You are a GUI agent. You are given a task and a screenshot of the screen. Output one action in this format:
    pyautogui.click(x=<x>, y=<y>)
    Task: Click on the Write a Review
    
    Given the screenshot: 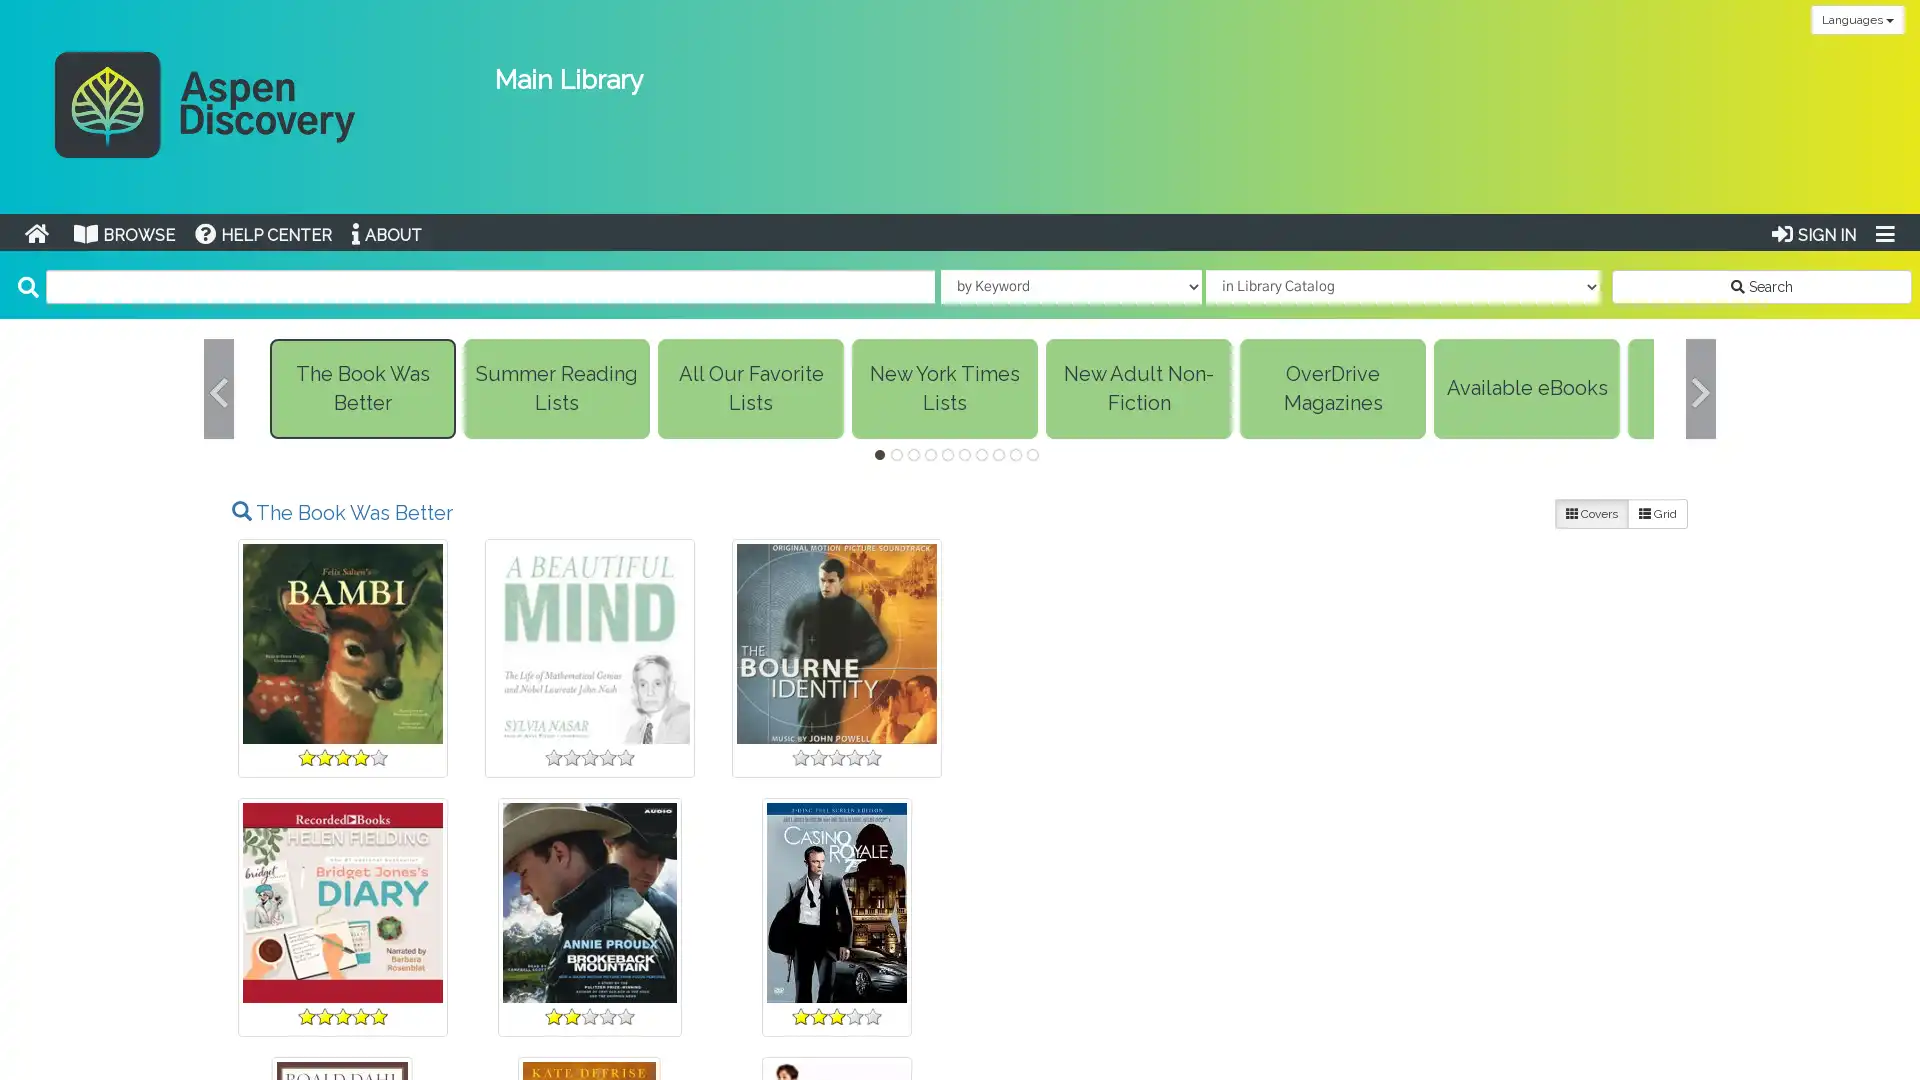 What is the action you would take?
    pyautogui.click(x=835, y=1018)
    